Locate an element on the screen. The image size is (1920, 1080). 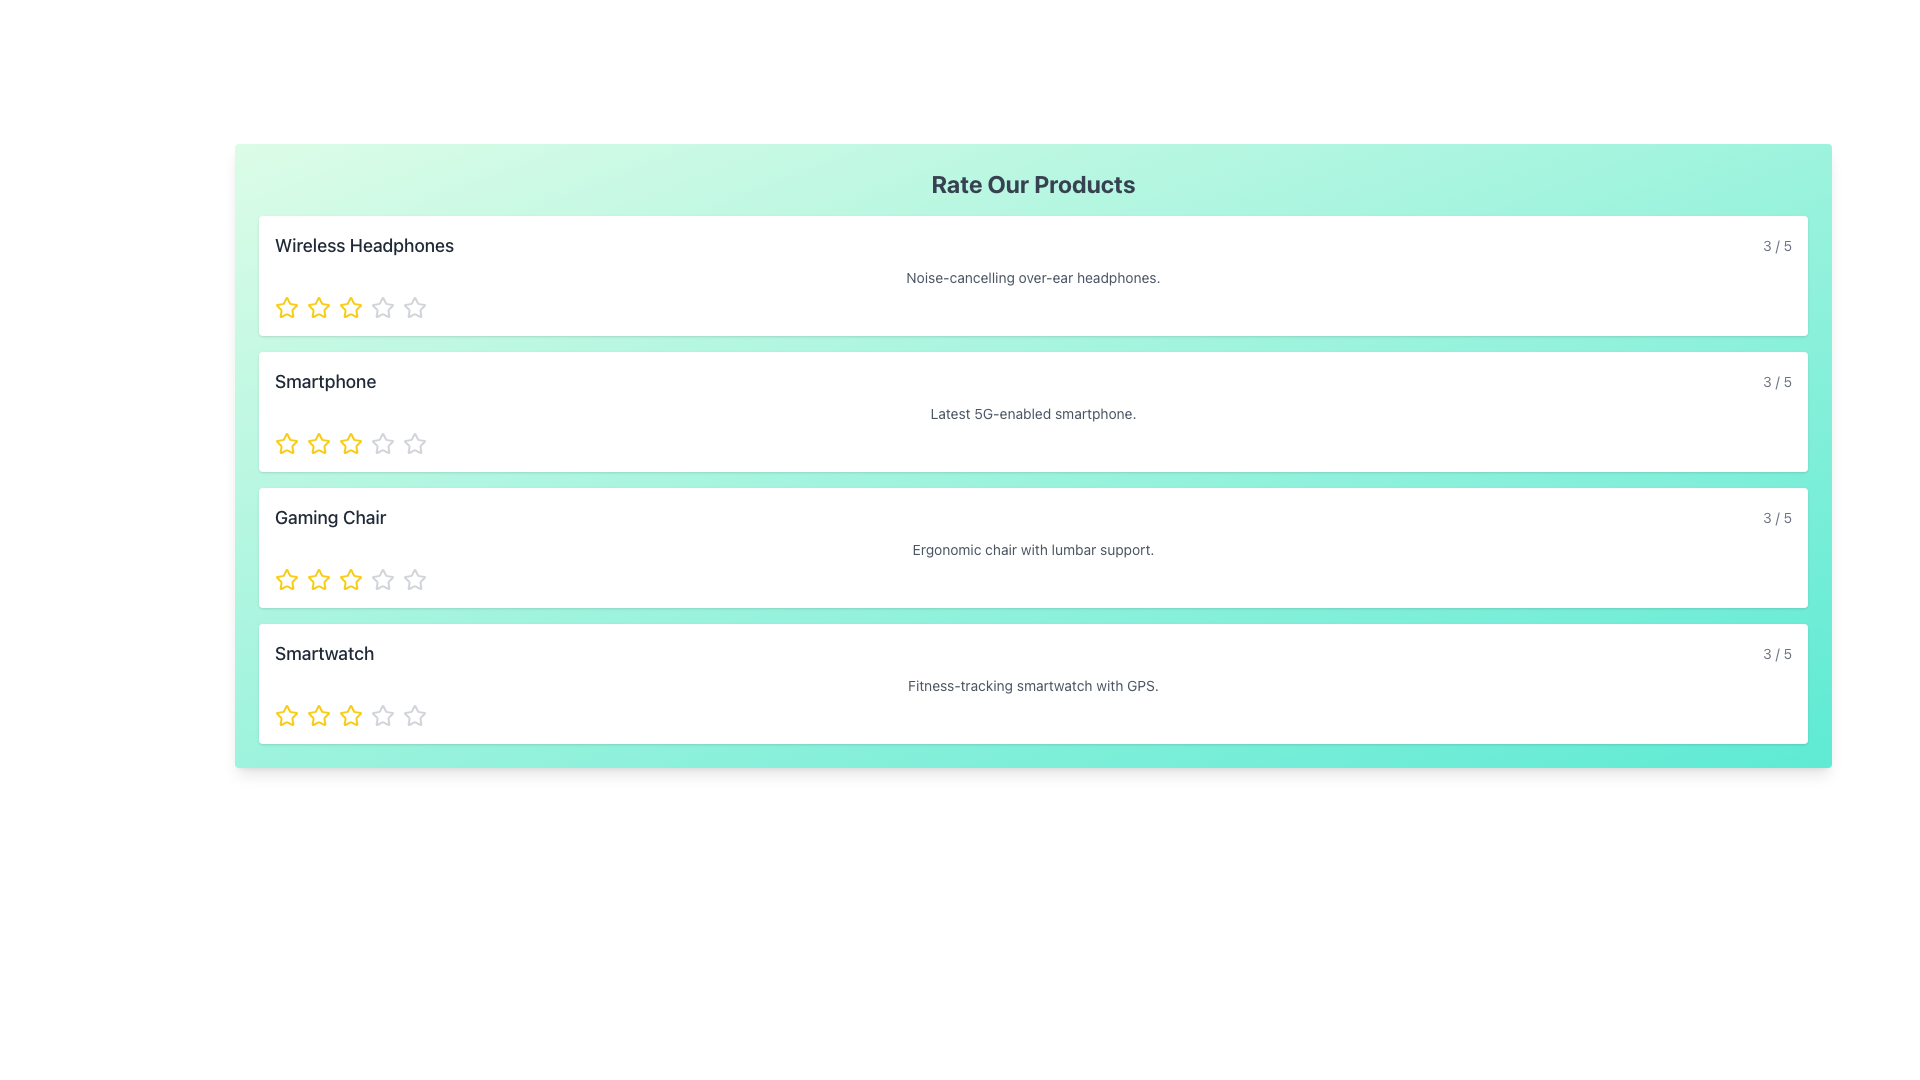
the third rating star from the left in the 'Wireless Headphones' product card is located at coordinates (350, 307).